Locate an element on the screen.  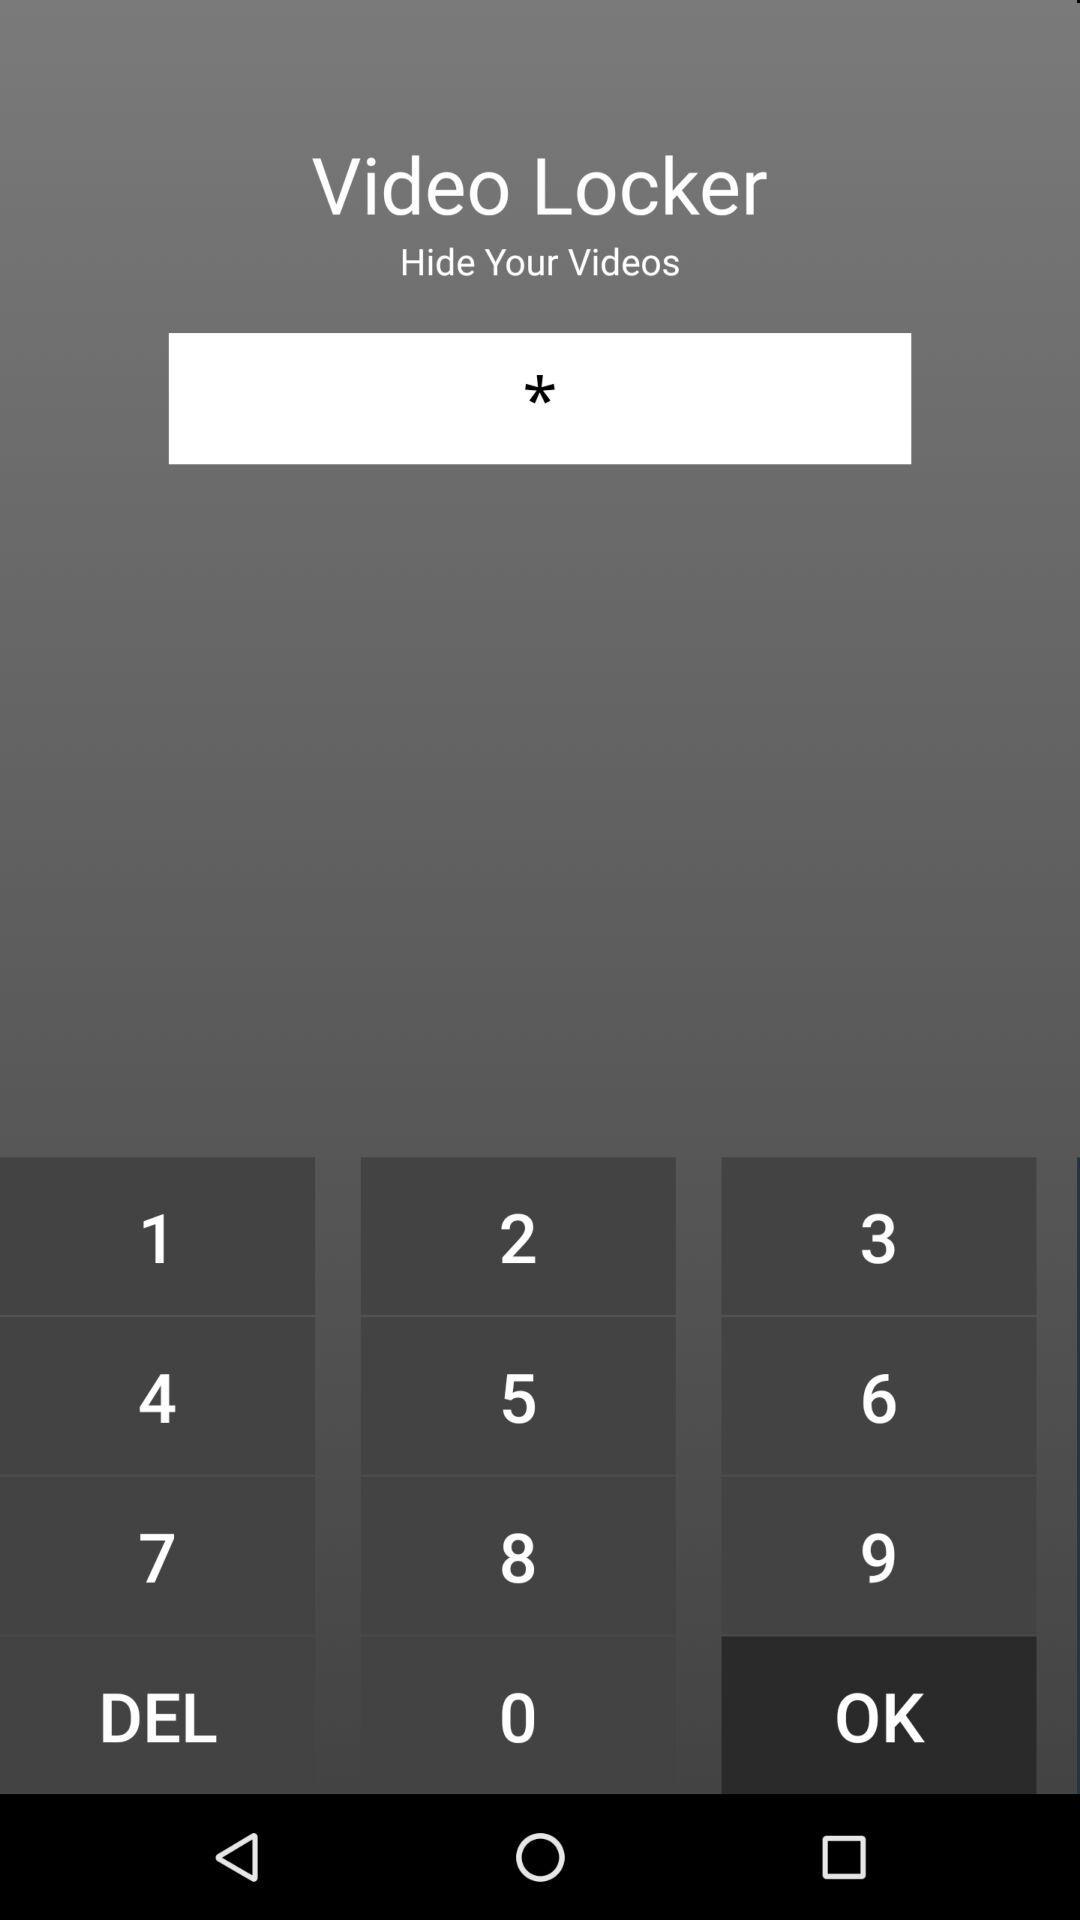
icon to the left of 3 icon is located at coordinates (517, 1394).